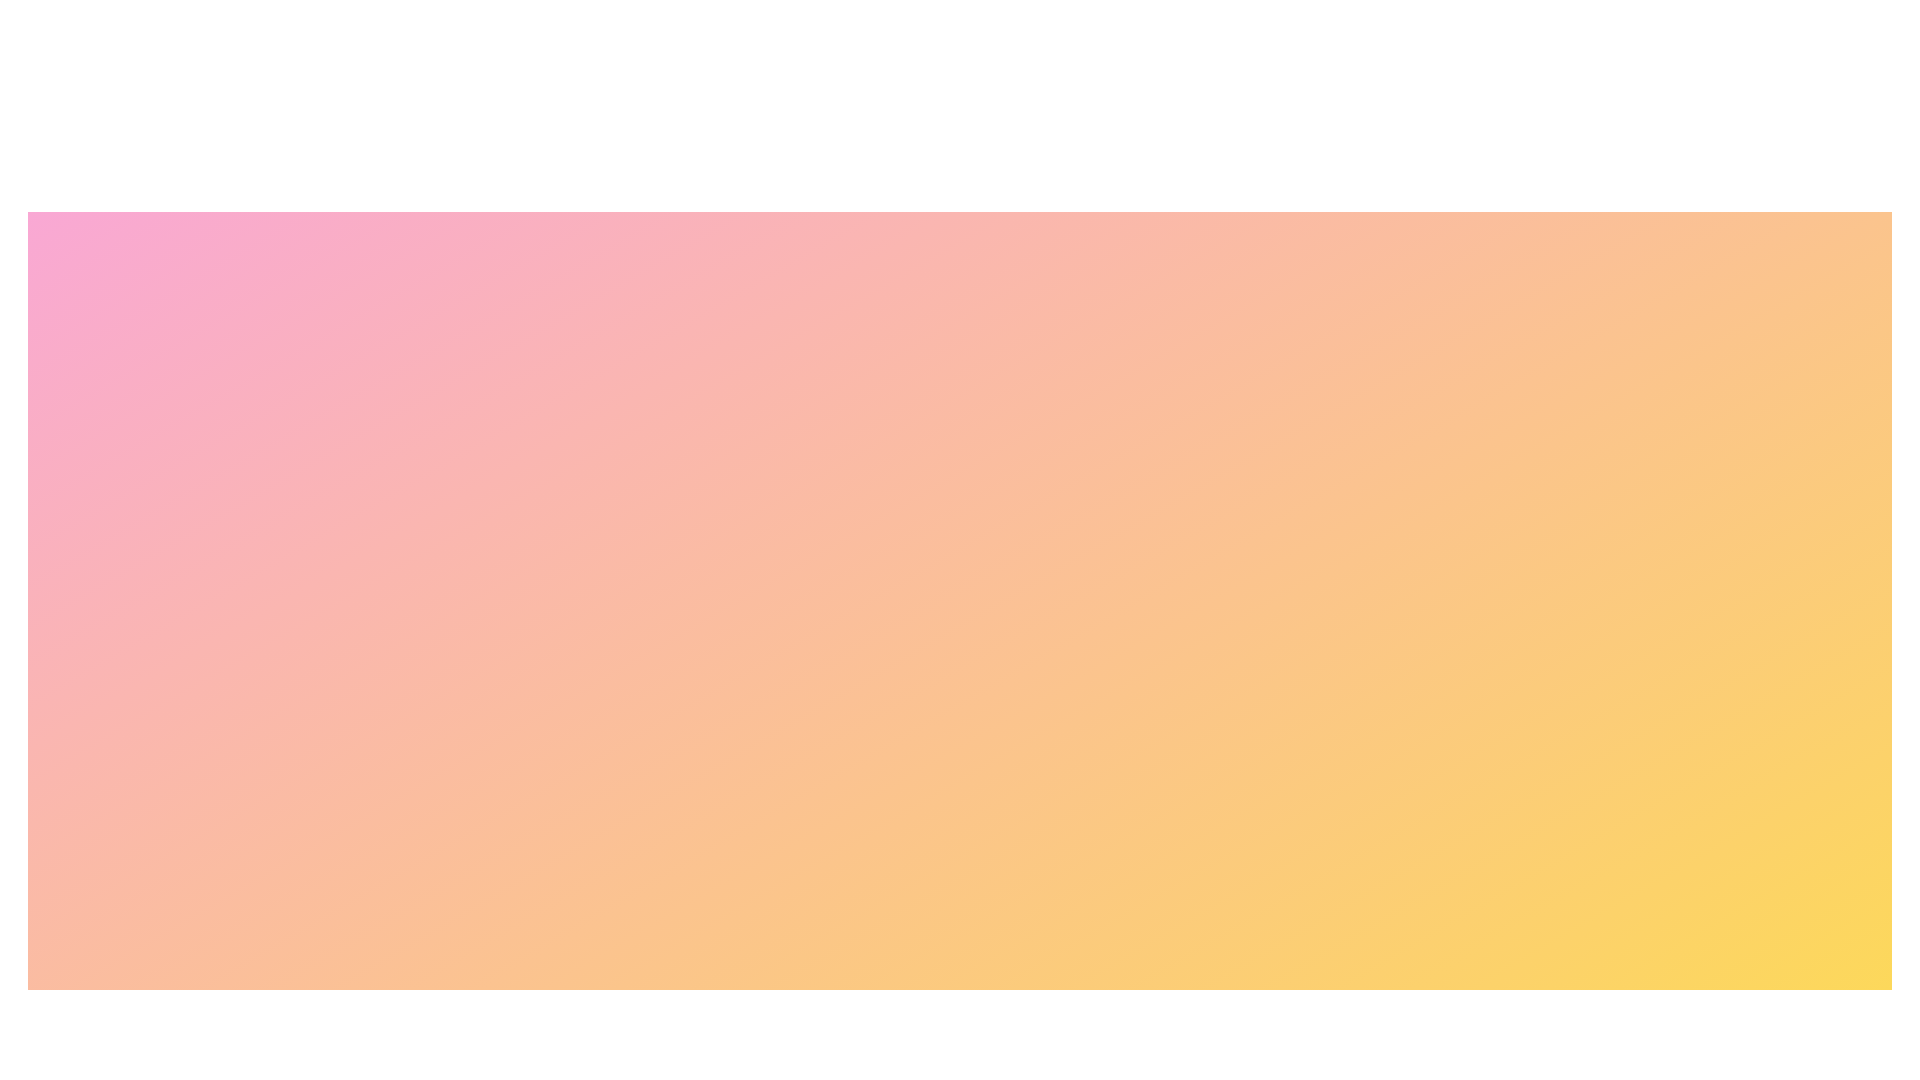 The height and width of the screenshot is (1080, 1920). I want to click on the Cart button to perform the corresponding action, so click(1717, 1021).